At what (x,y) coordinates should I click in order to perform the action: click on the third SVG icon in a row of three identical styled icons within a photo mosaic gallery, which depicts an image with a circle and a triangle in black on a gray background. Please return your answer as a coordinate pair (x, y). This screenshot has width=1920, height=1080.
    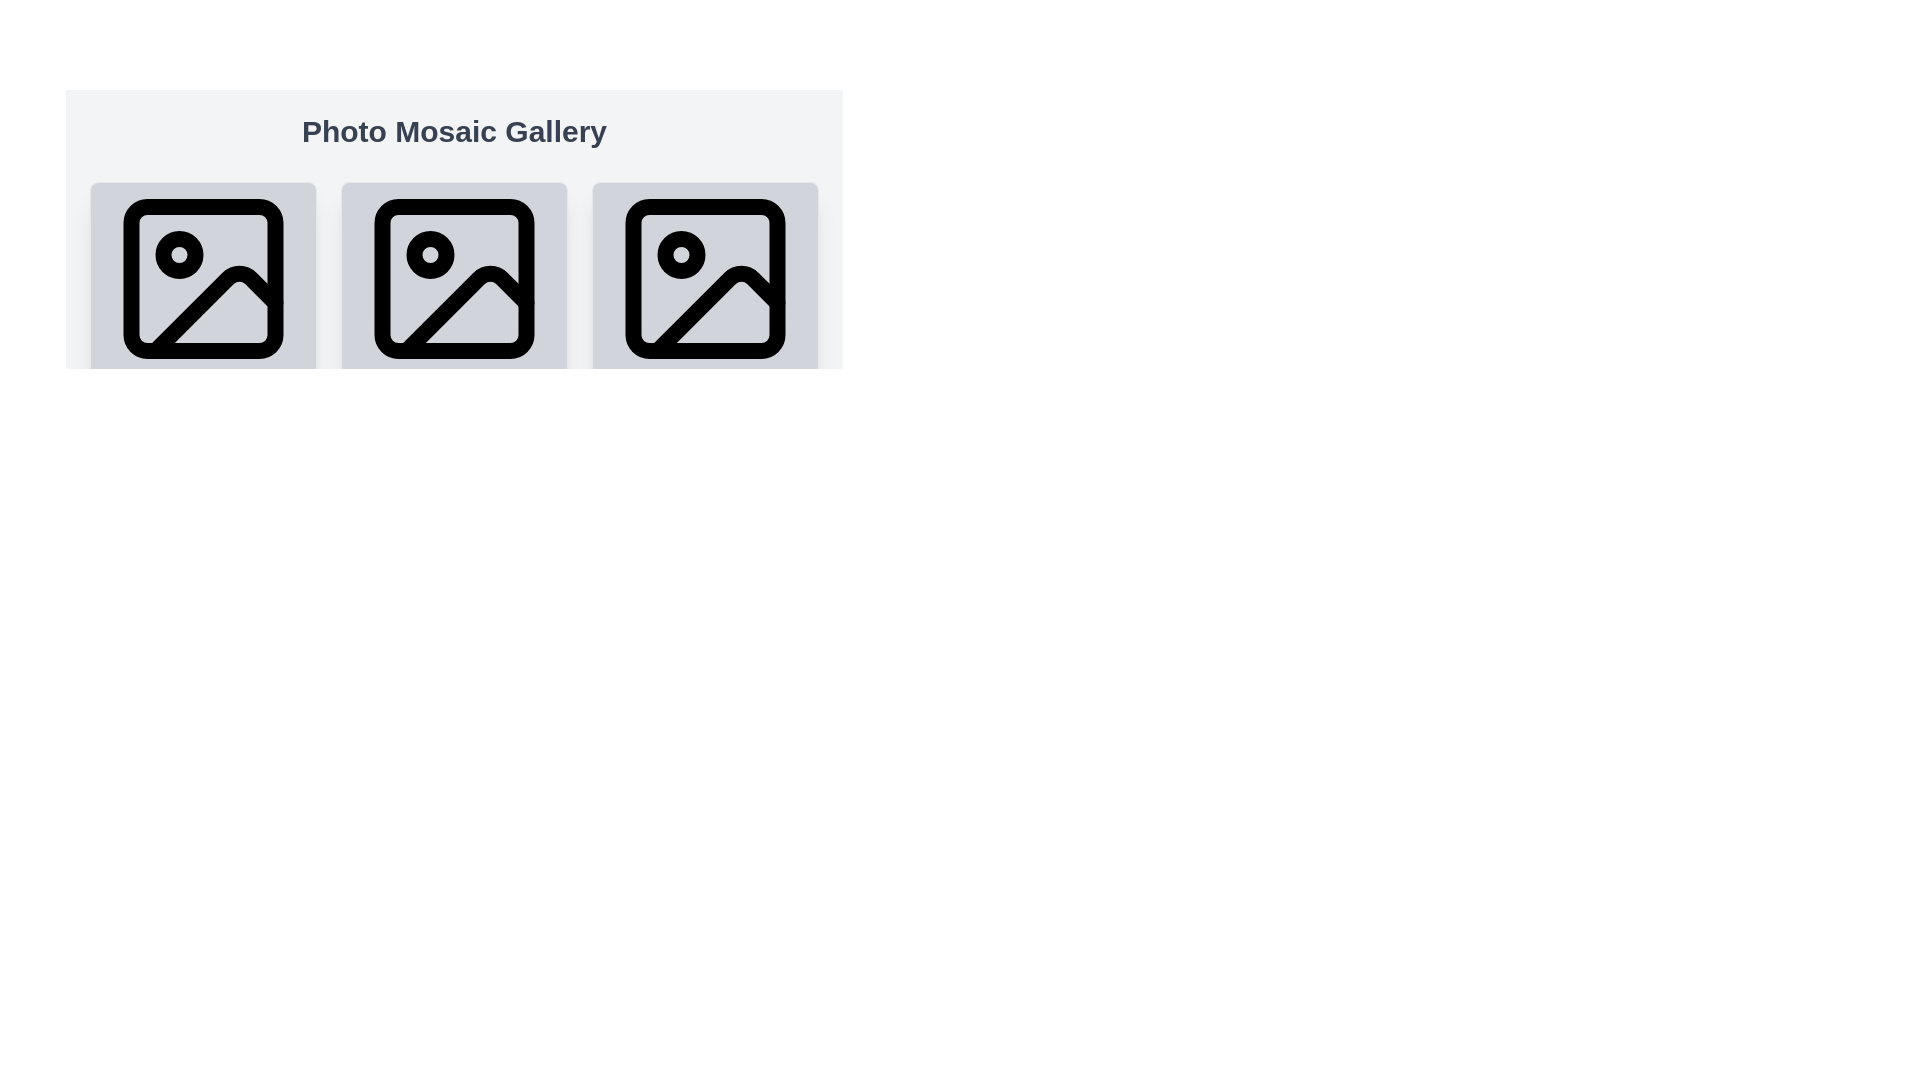
    Looking at the image, I should click on (705, 278).